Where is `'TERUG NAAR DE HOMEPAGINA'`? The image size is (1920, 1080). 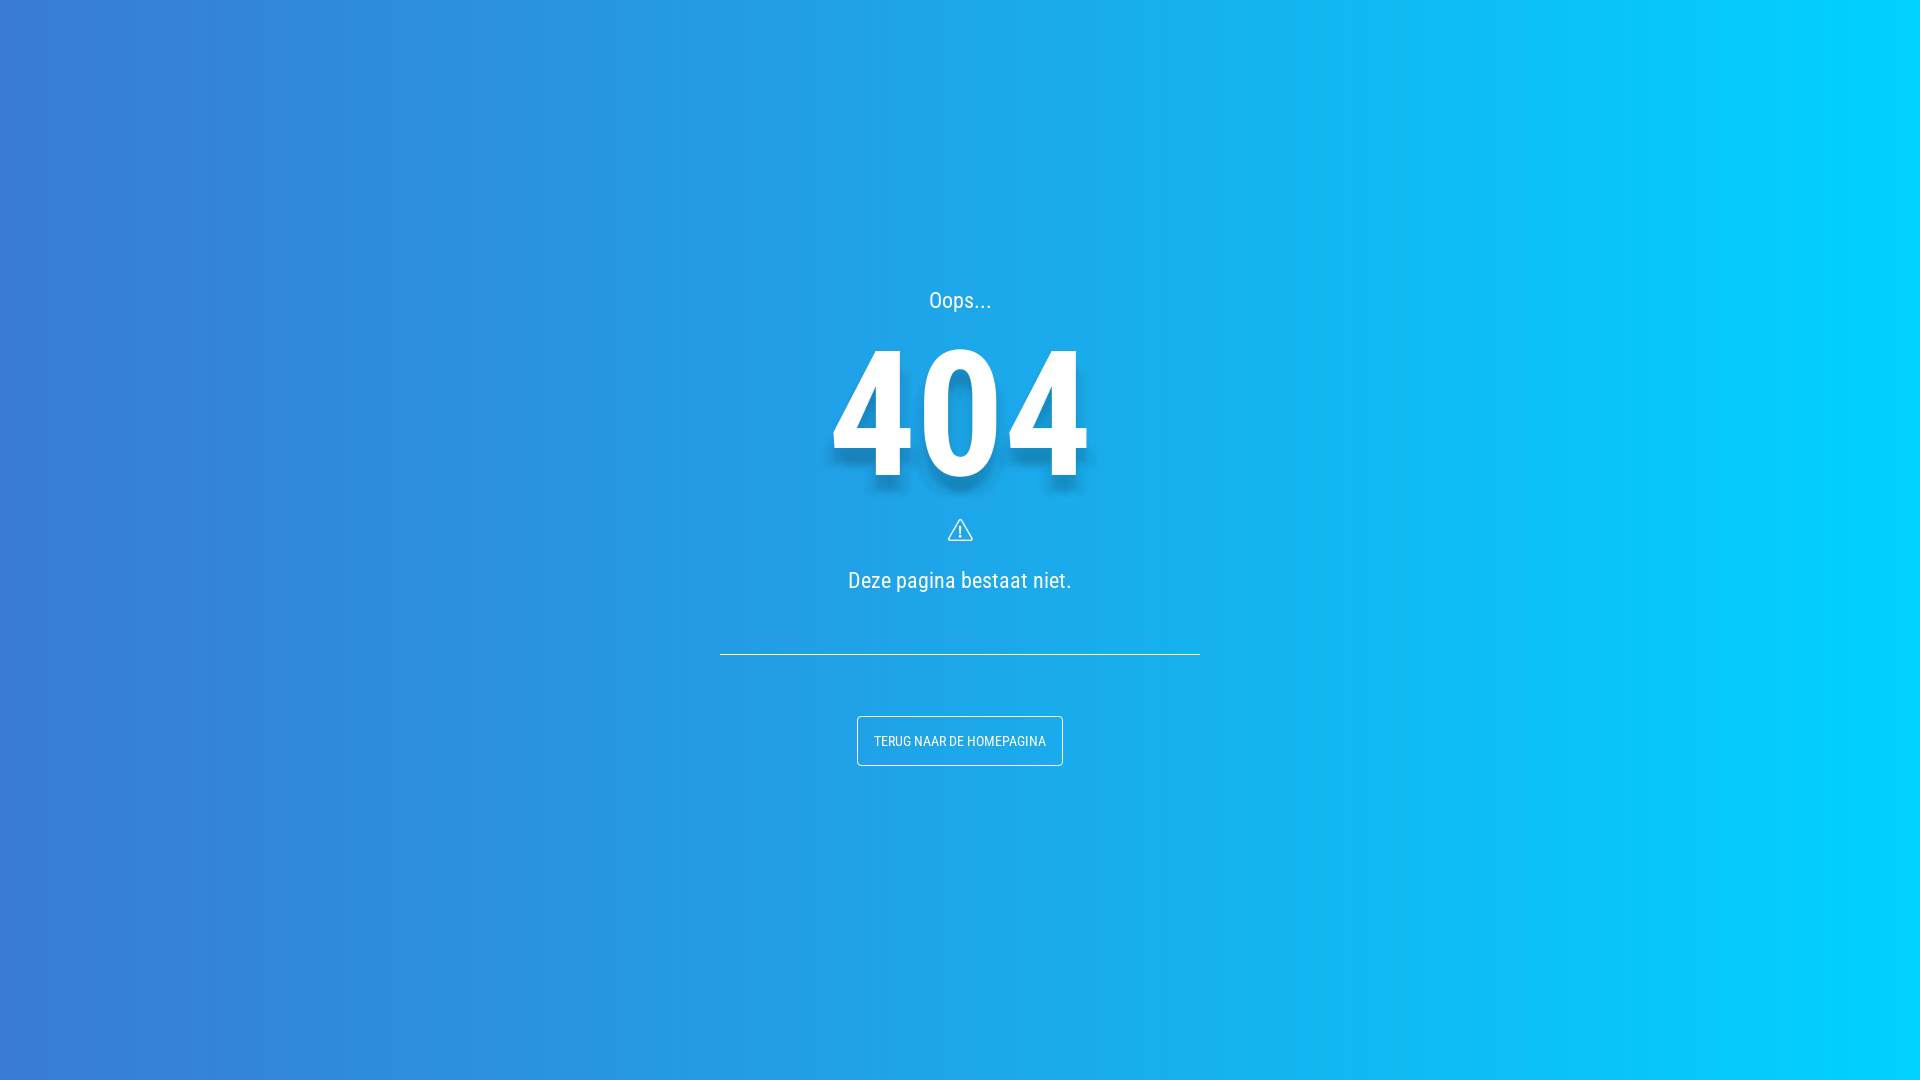 'TERUG NAAR DE HOMEPAGINA' is located at coordinates (960, 740).